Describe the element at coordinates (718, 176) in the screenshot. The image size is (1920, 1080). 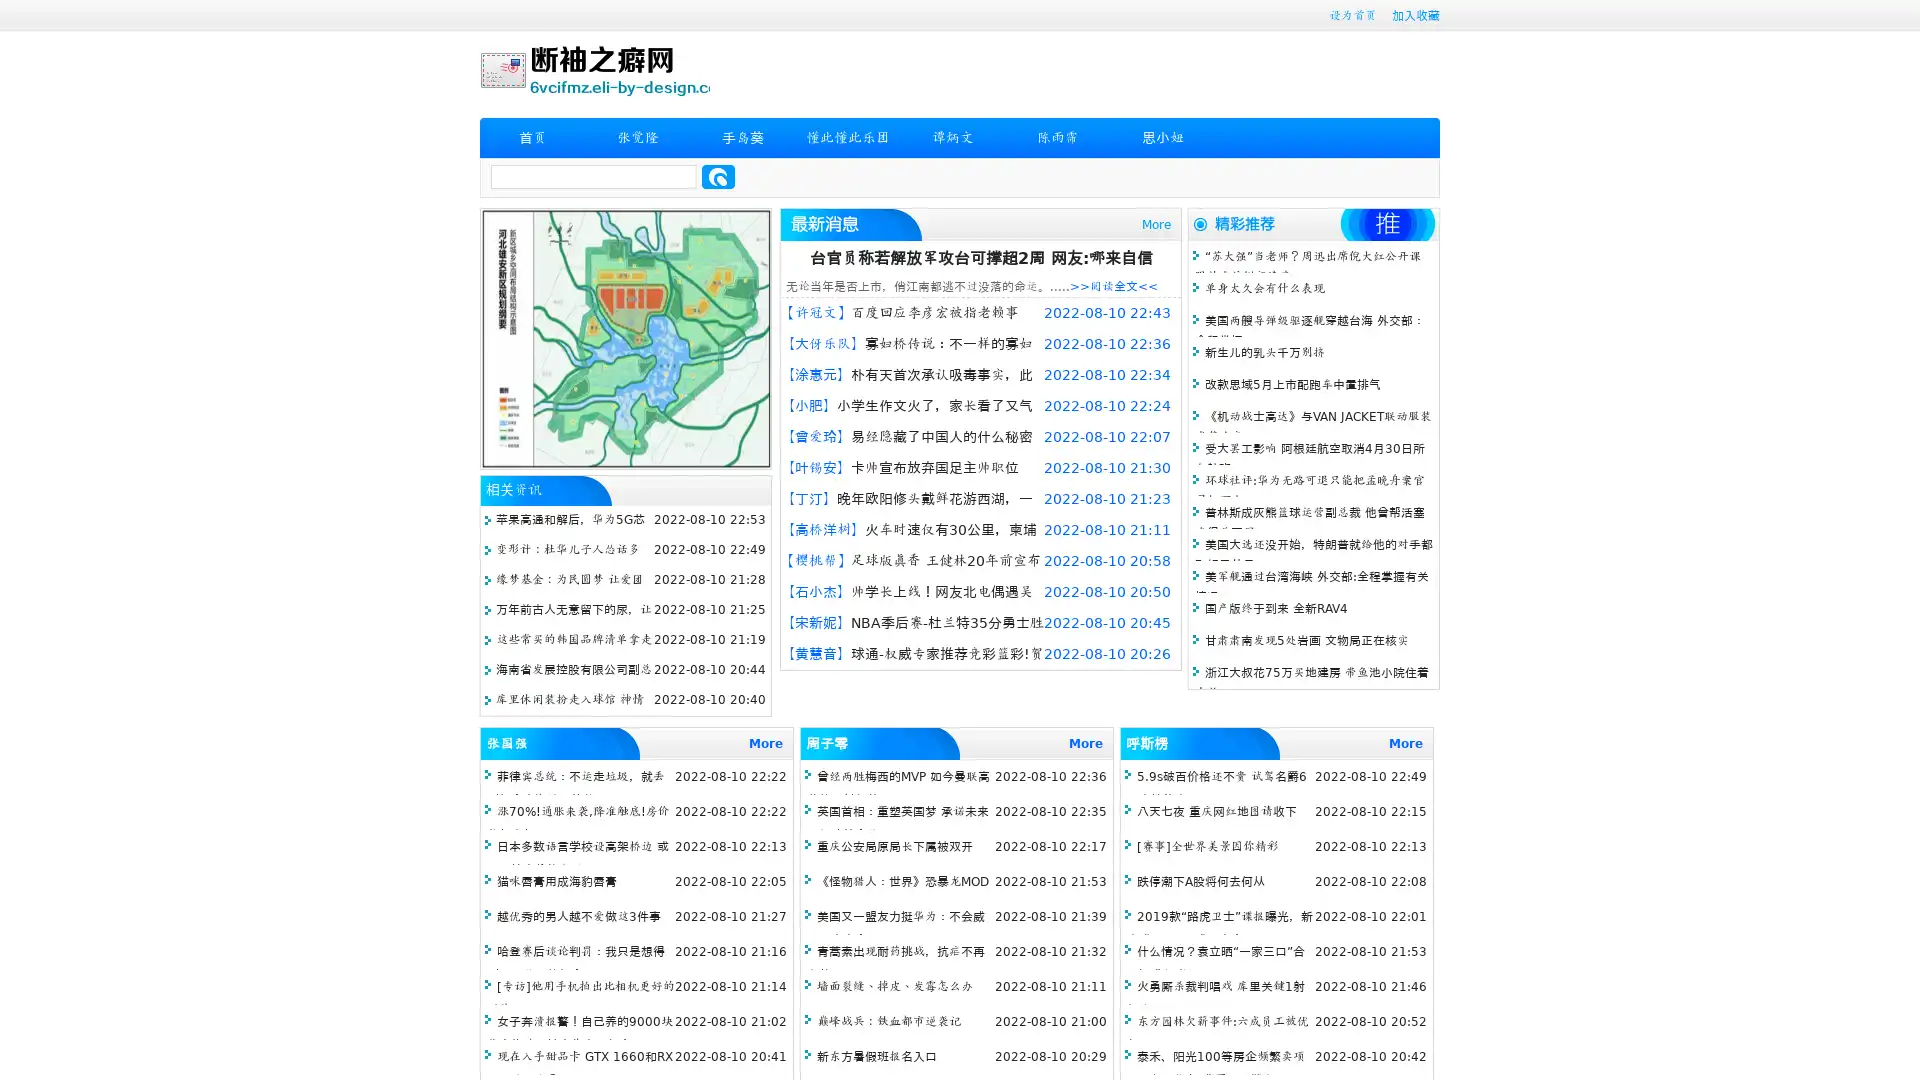
I see `Search` at that location.